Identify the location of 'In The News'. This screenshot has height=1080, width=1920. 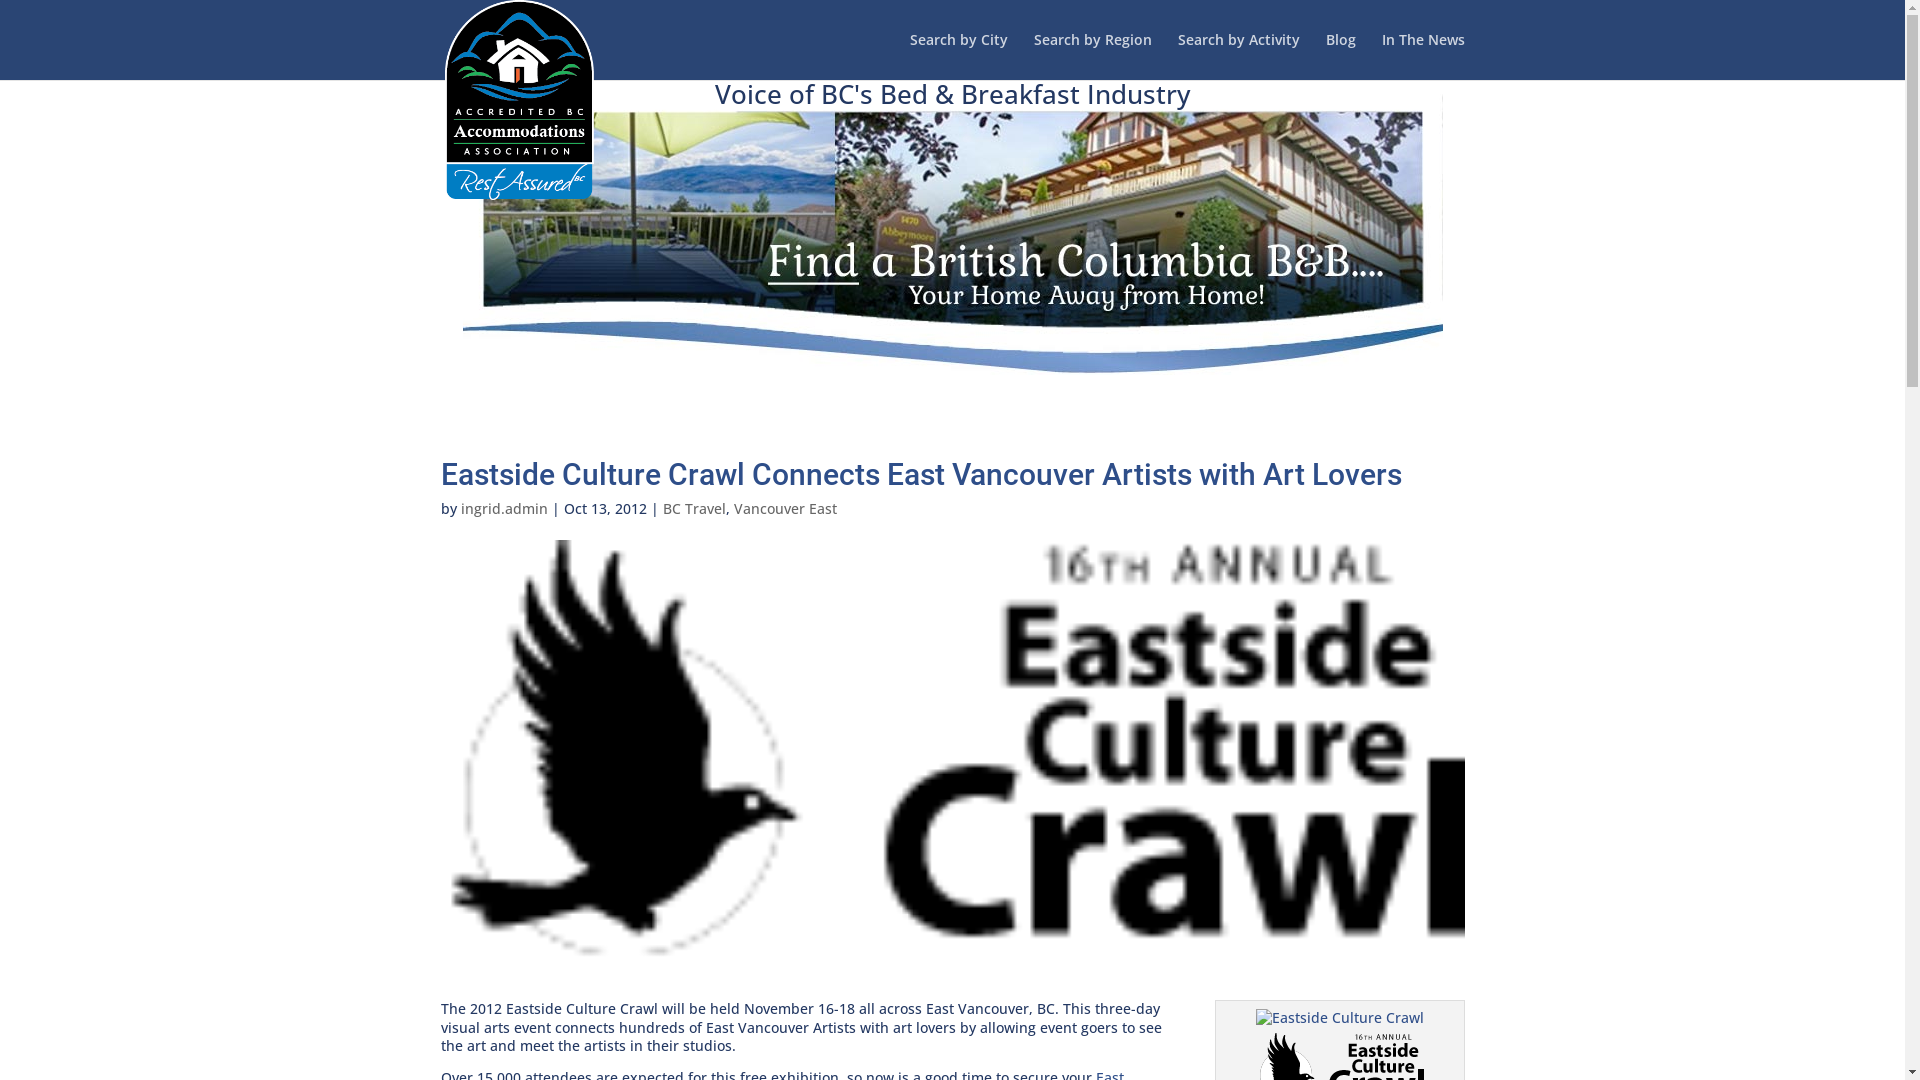
(1422, 55).